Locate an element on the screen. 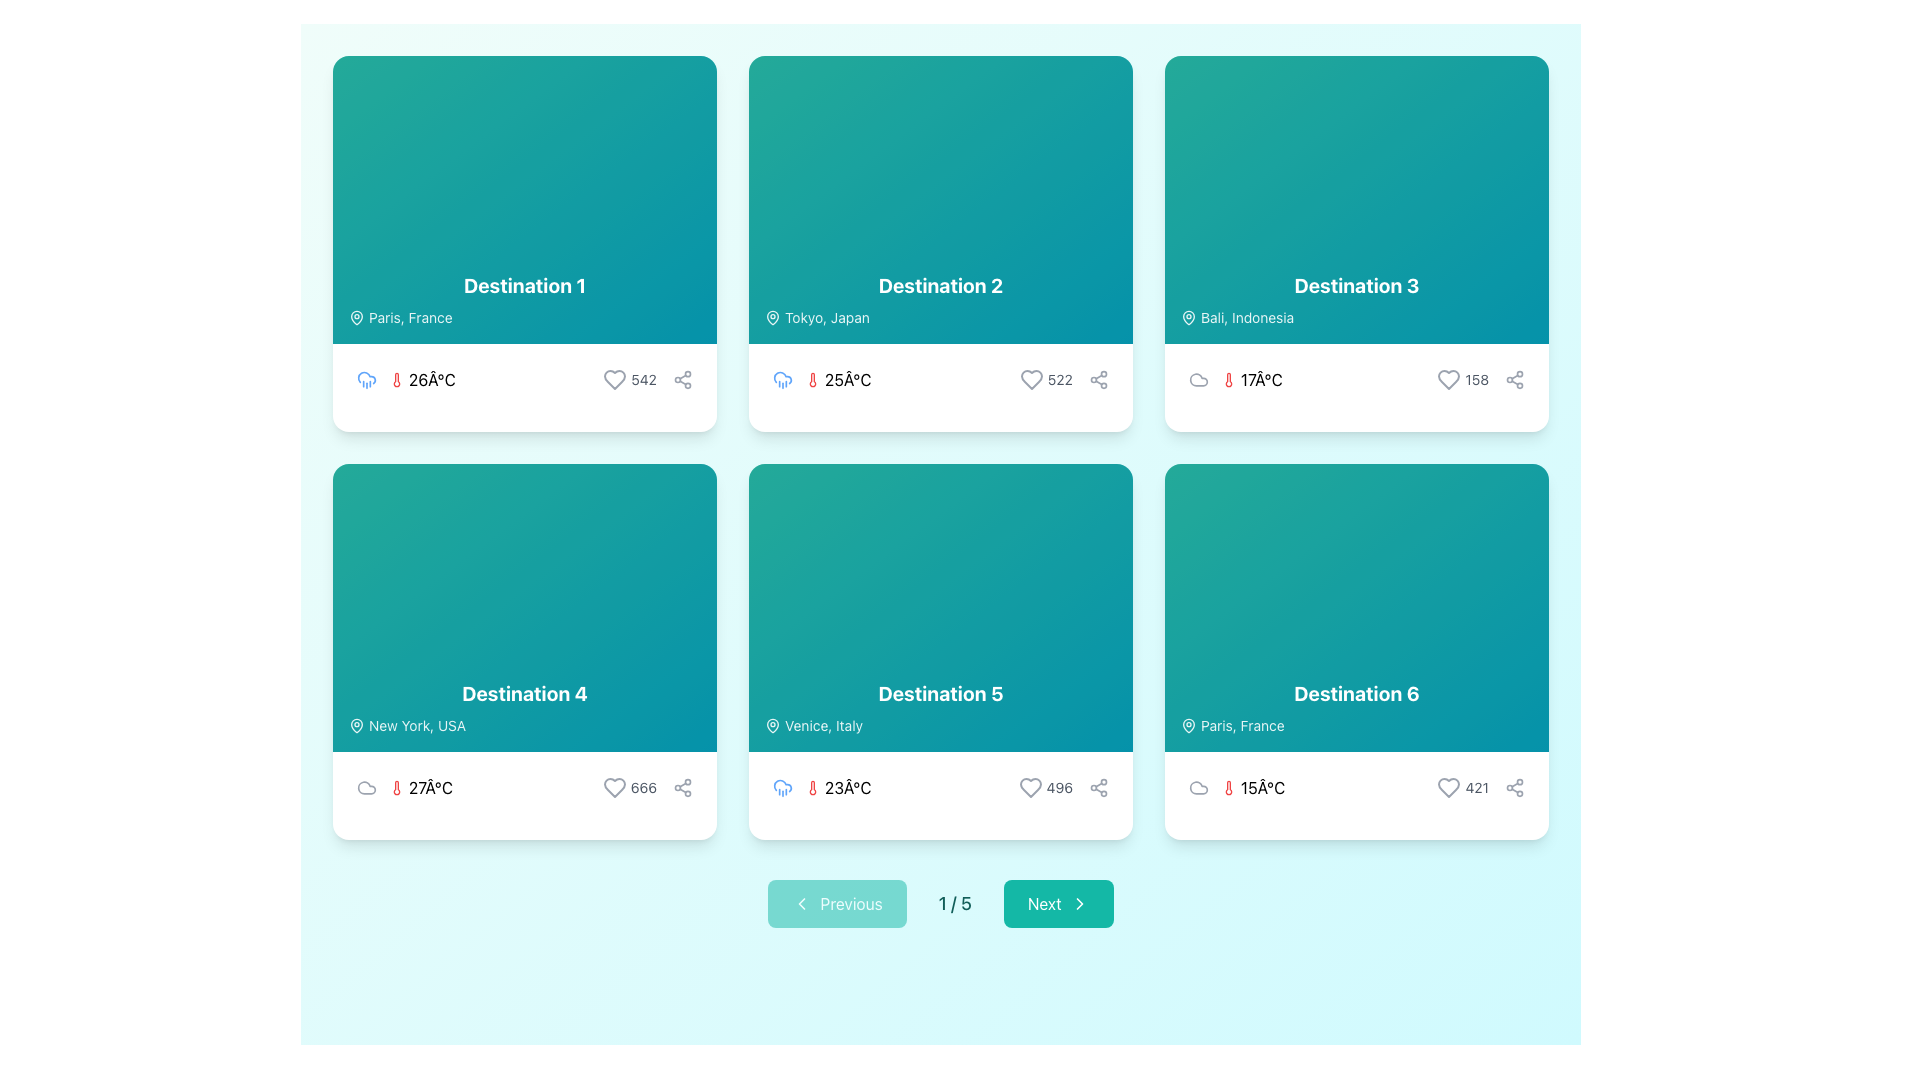  the small circular share/network icon in the footer section of the card labeled 'Destination 6' is located at coordinates (1515, 786).